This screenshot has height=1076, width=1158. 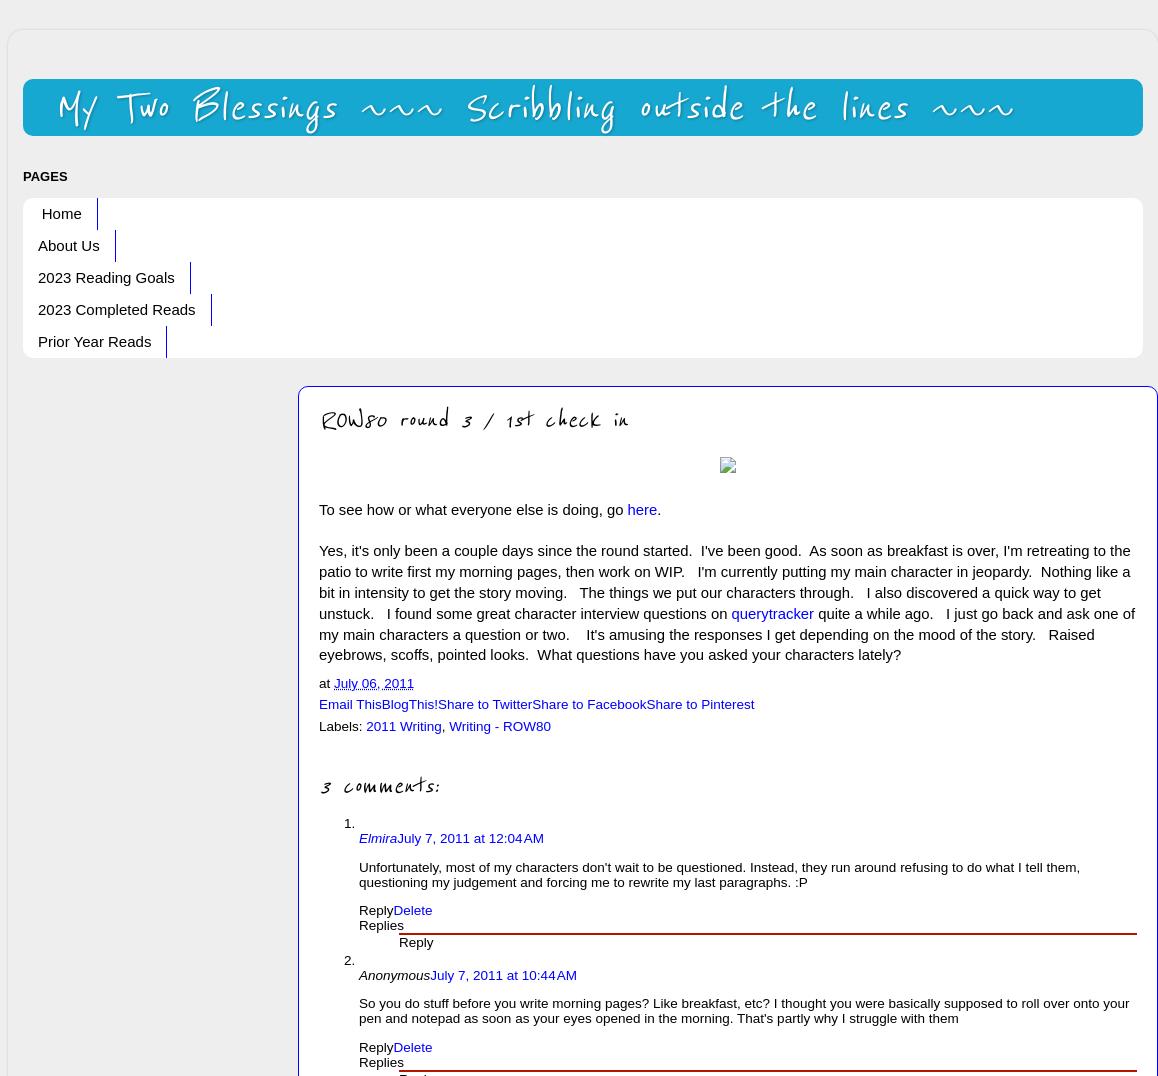 What do you see at coordinates (437, 704) in the screenshot?
I see `'Share to Twitter'` at bounding box center [437, 704].